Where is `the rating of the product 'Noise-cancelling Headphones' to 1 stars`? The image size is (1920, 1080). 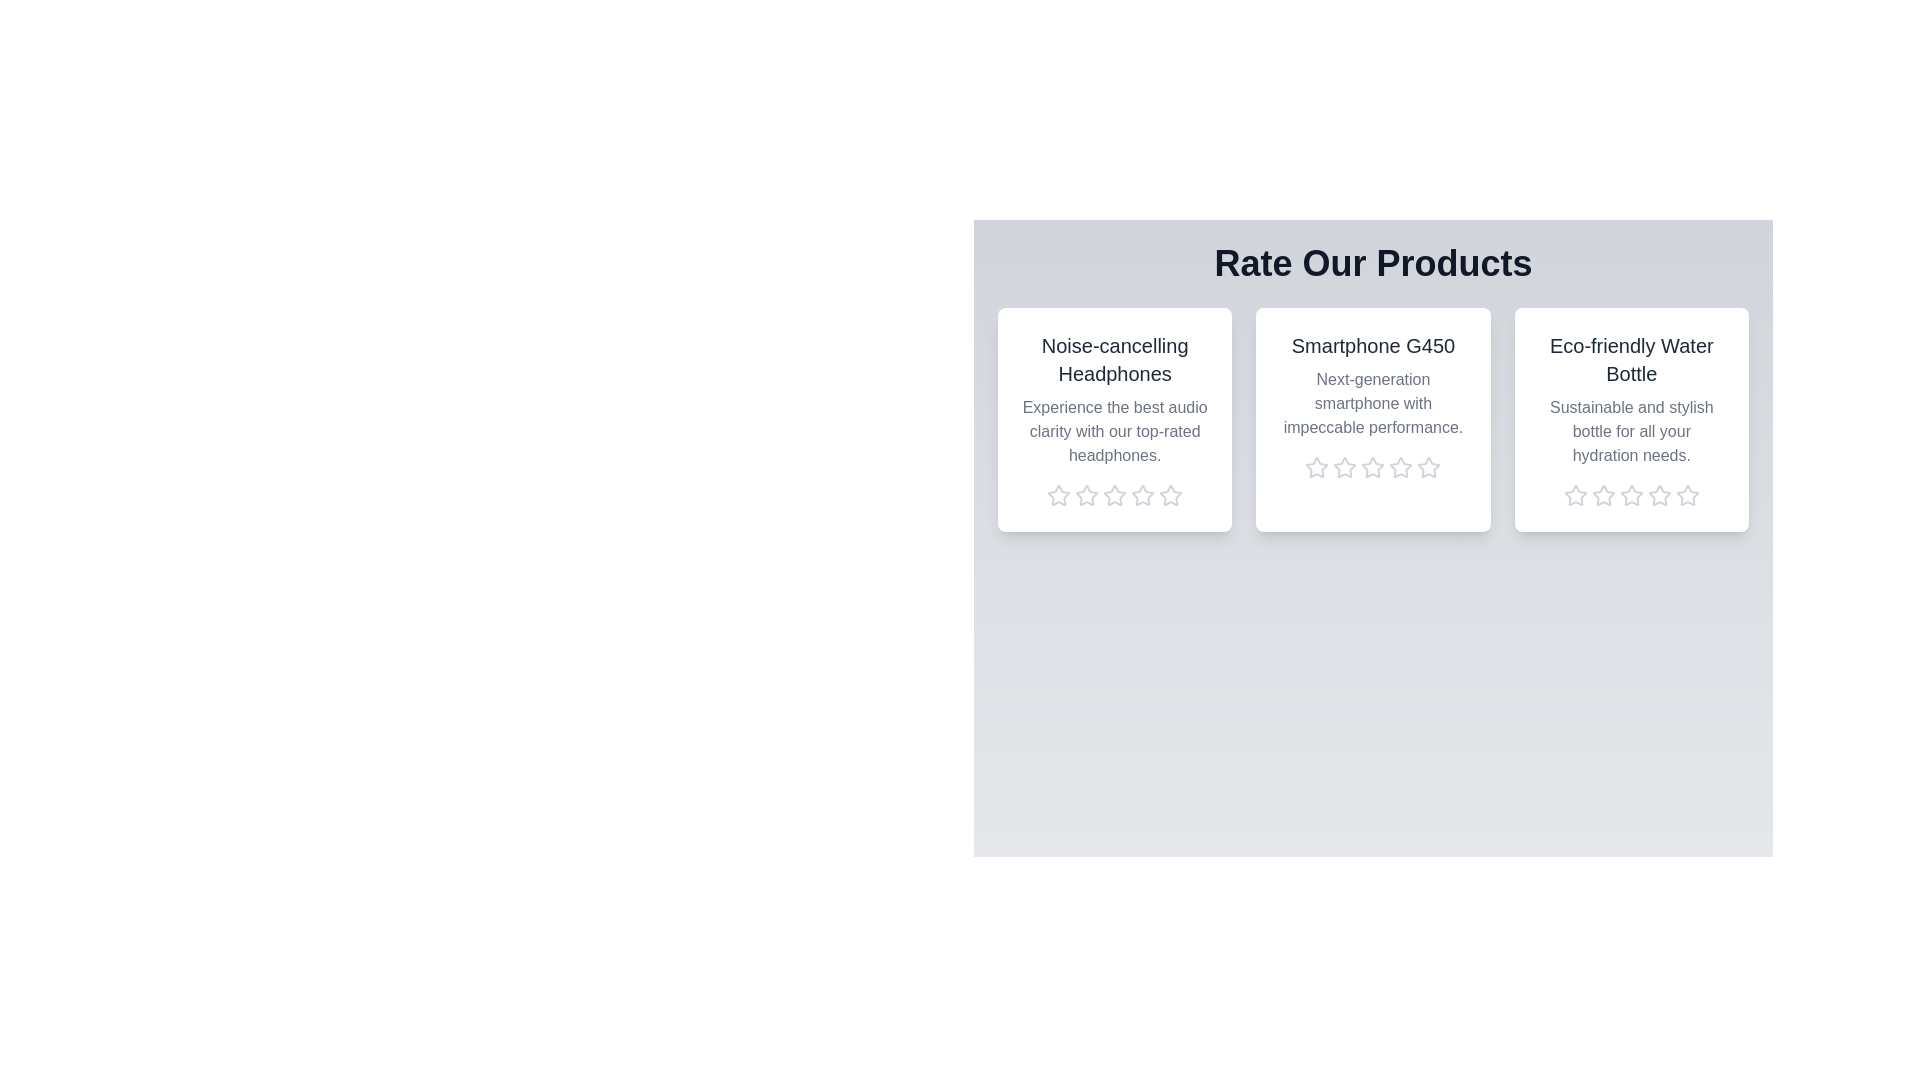 the rating of the product 'Noise-cancelling Headphones' to 1 stars is located at coordinates (1058, 495).